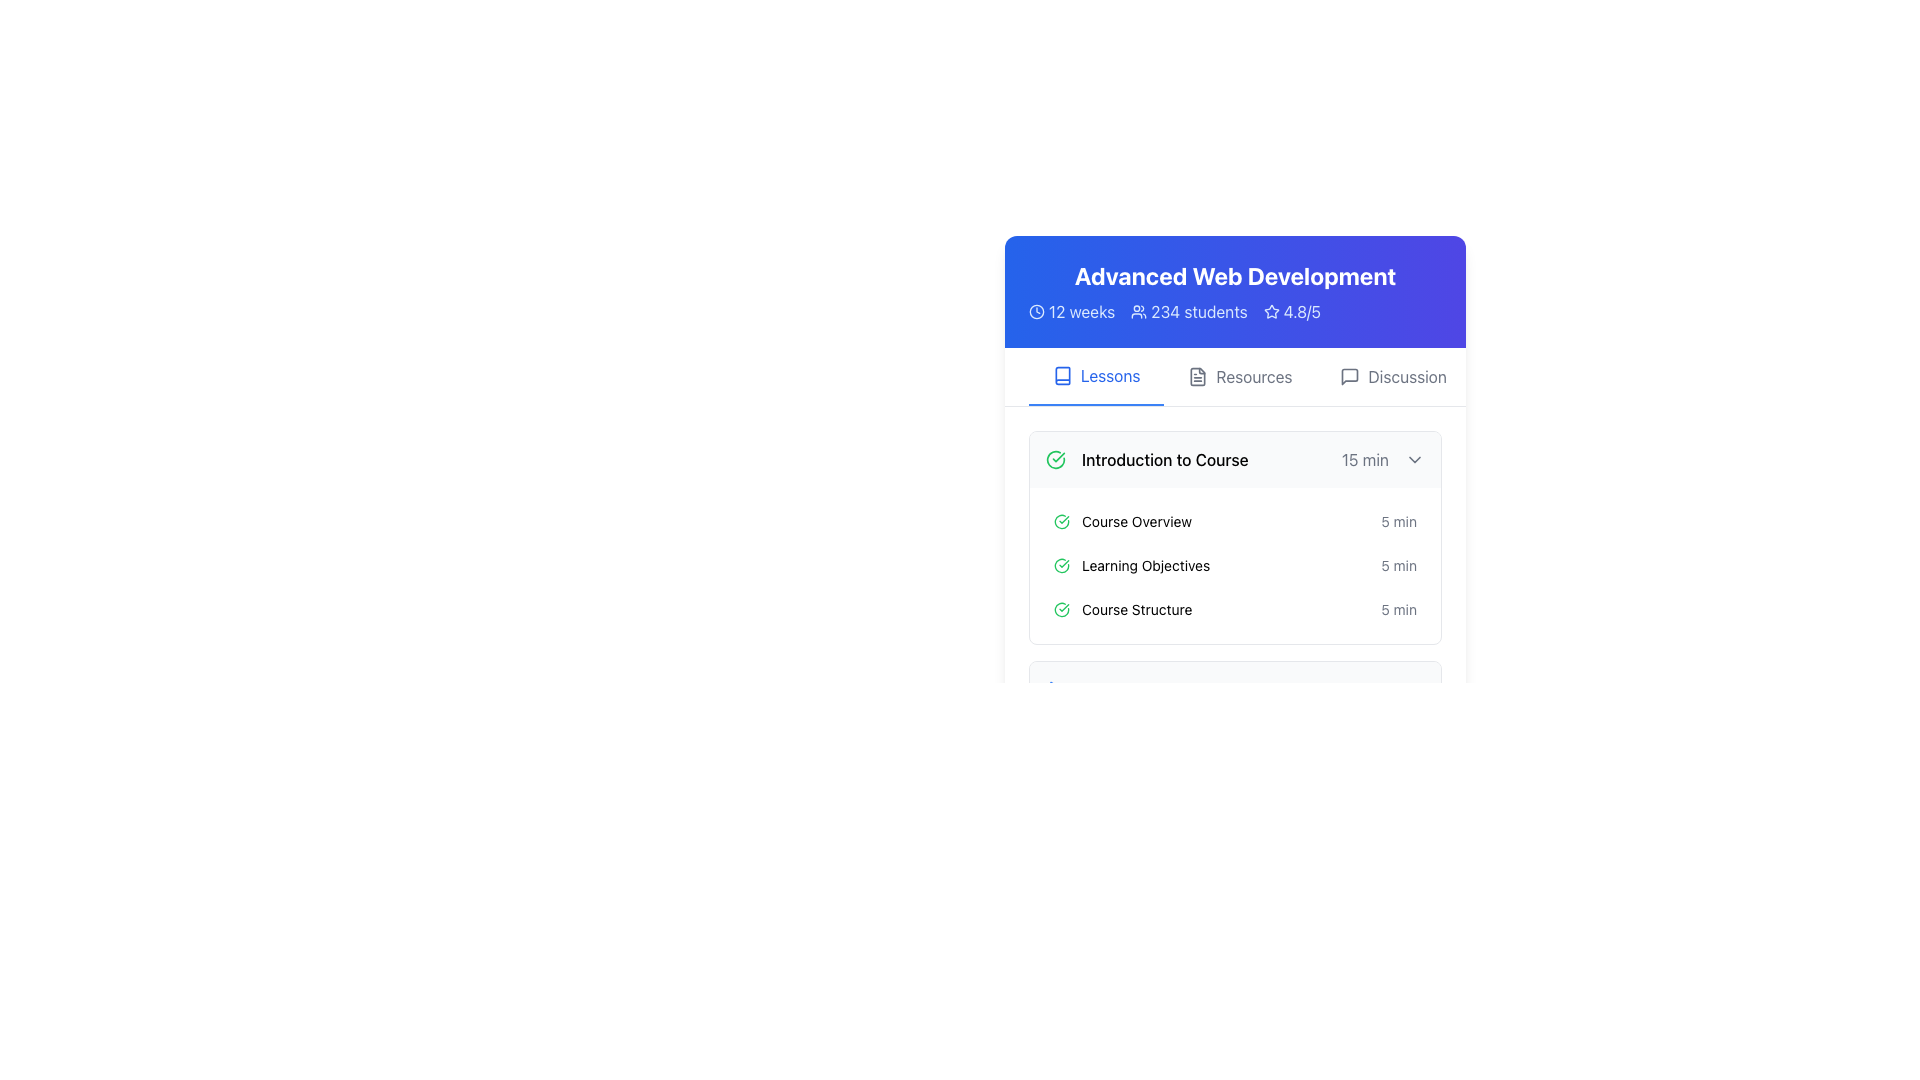  Describe the element at coordinates (1414, 459) in the screenshot. I see `the visual state of the downward-pointing chevron icon adjacent to the '15 min' label in the 'Introduction to Course' section, indicating the expanded or collapsed state of the section` at that location.